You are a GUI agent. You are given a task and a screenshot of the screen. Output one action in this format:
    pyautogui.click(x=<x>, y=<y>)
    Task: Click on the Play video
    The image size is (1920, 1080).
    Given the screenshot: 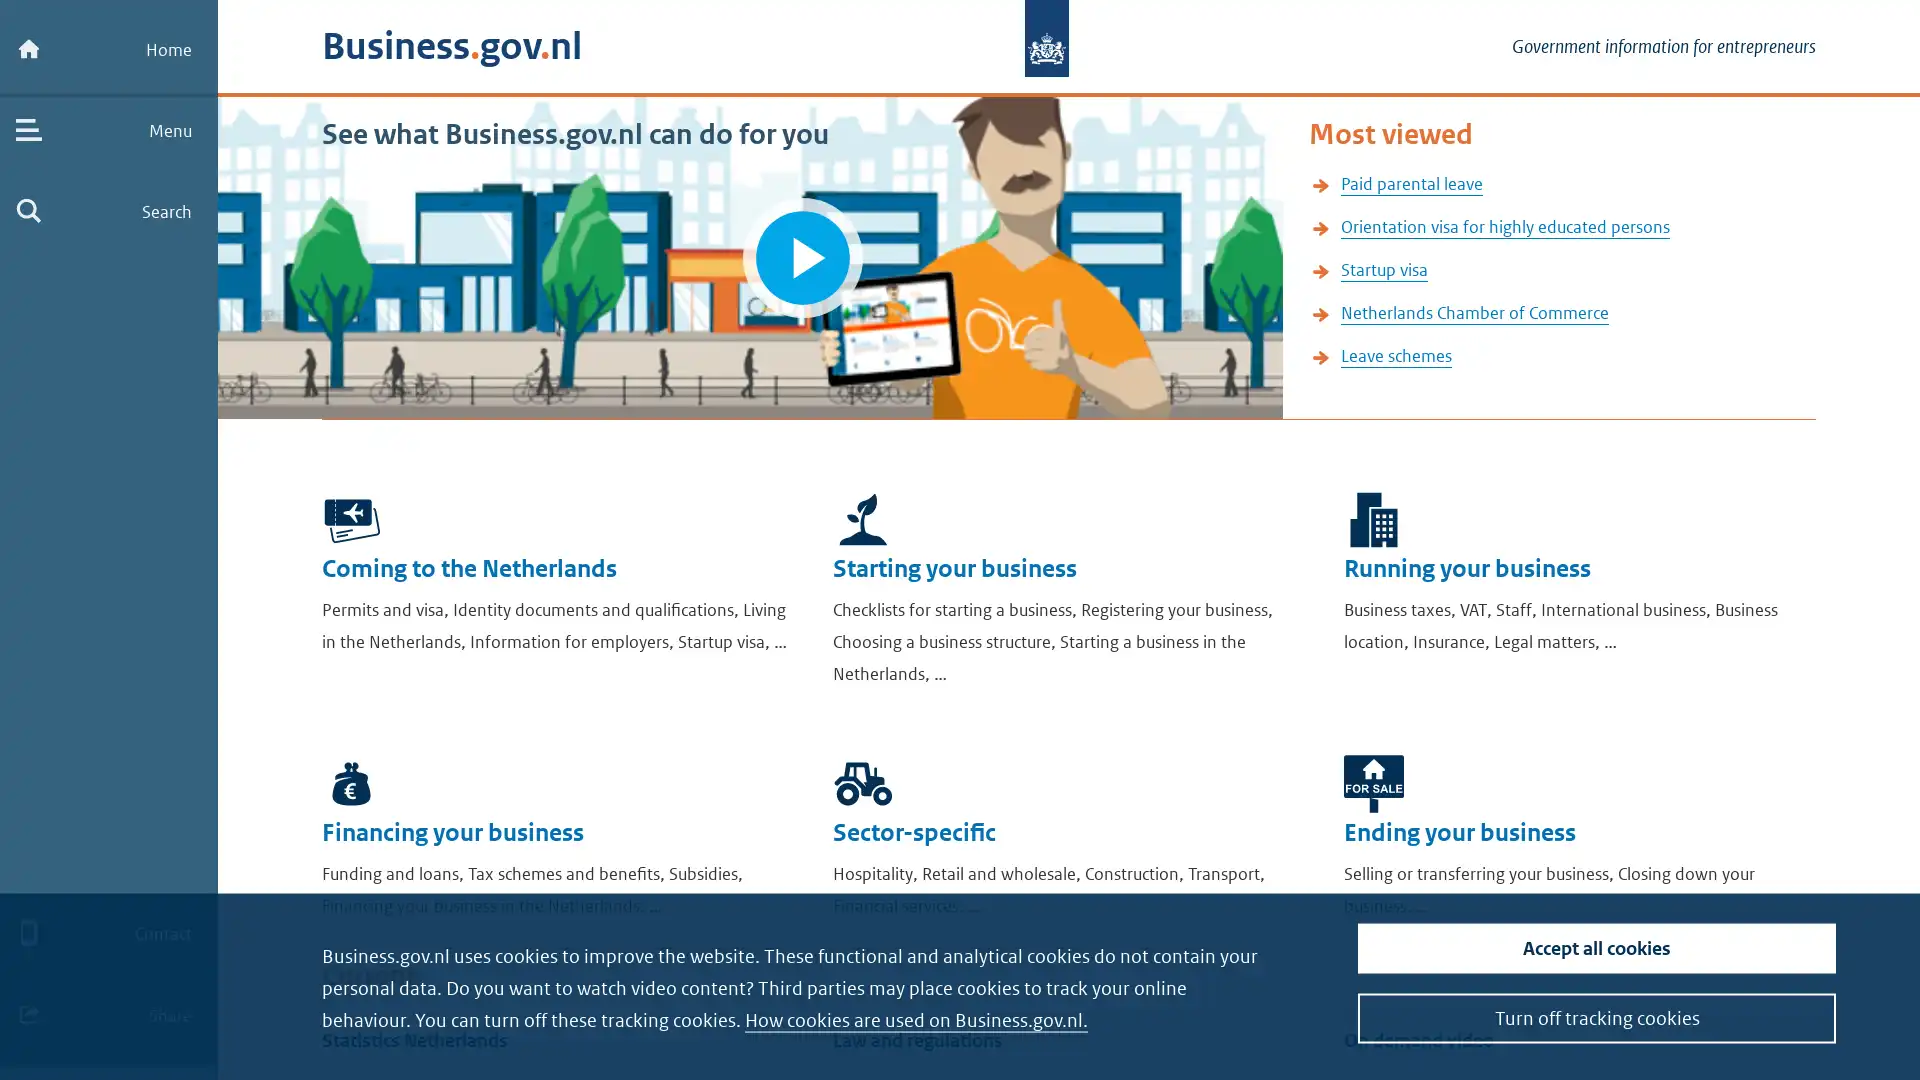 What is the action you would take?
    pyautogui.click(x=801, y=257)
    